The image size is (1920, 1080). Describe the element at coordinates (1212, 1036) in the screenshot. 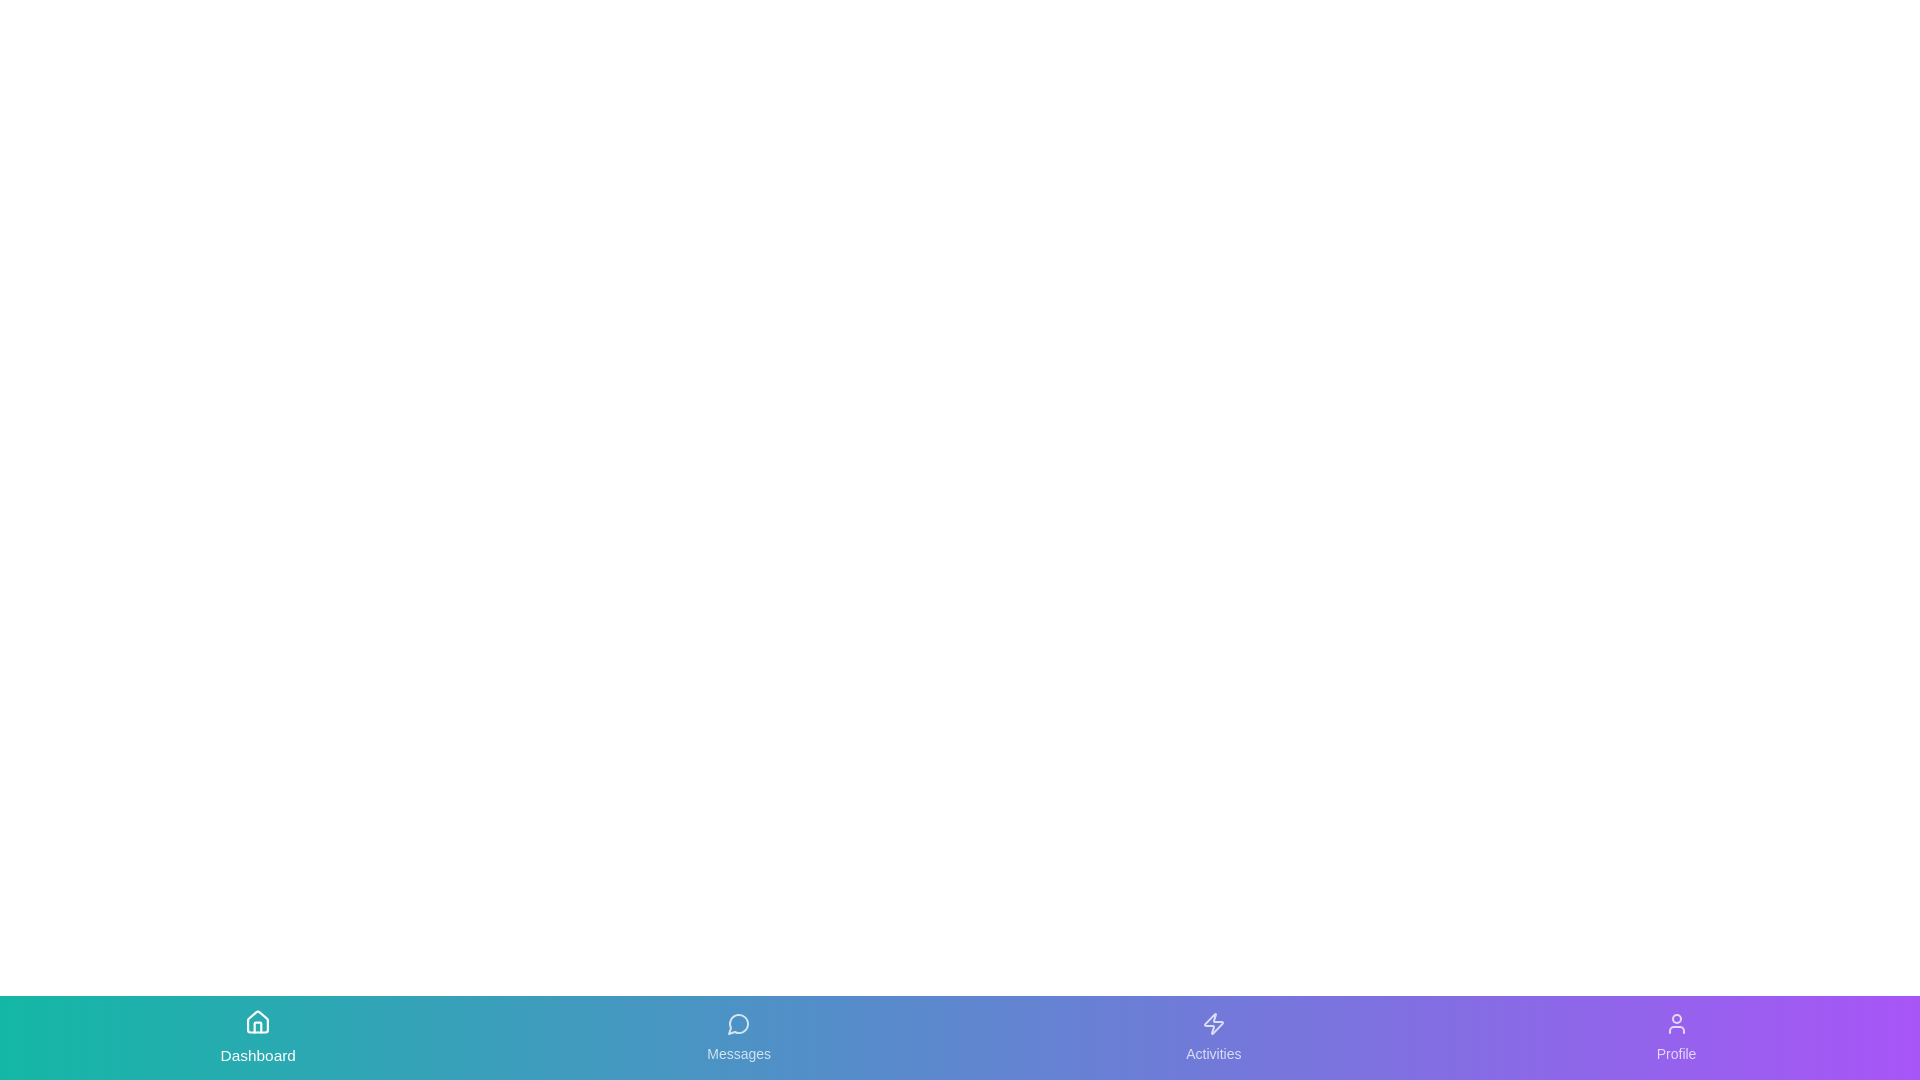

I see `the Activities tab in the navigation bar` at that location.